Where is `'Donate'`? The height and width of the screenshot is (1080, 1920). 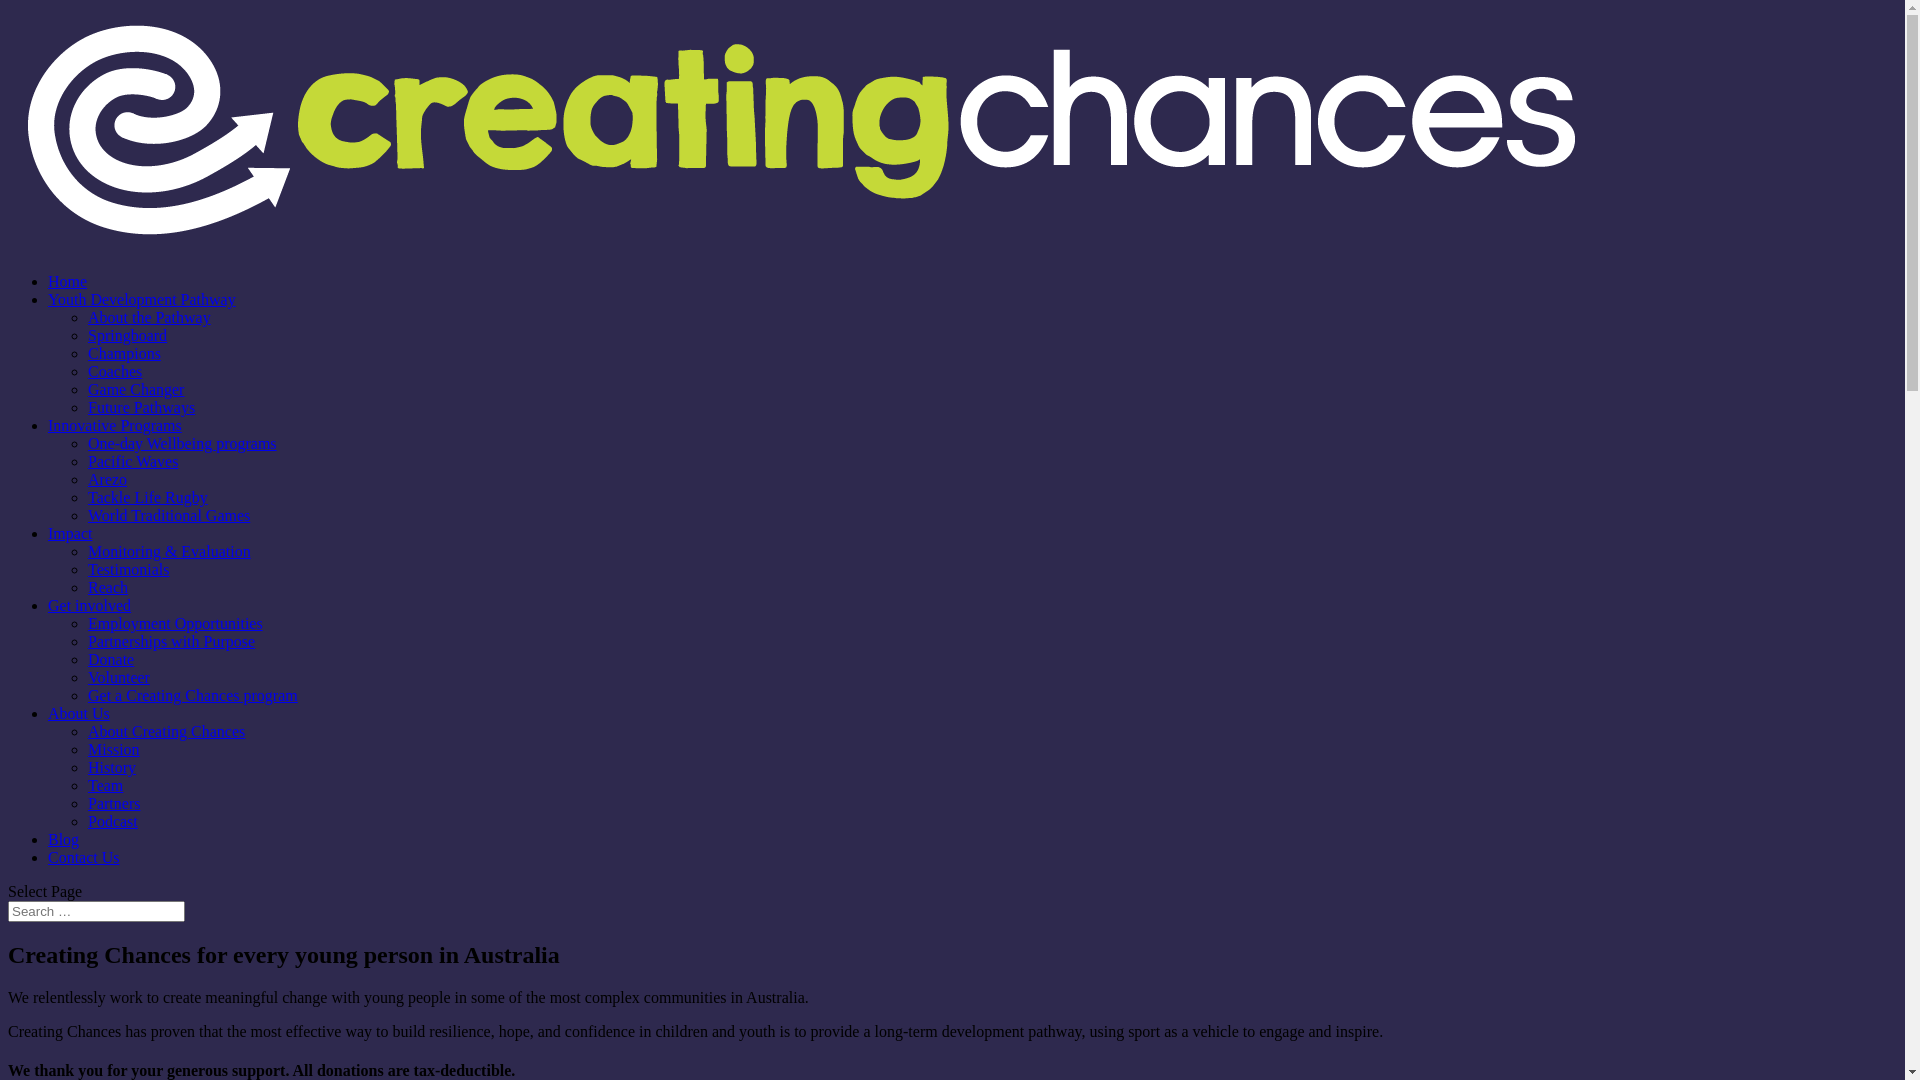 'Donate' is located at coordinates (109, 659).